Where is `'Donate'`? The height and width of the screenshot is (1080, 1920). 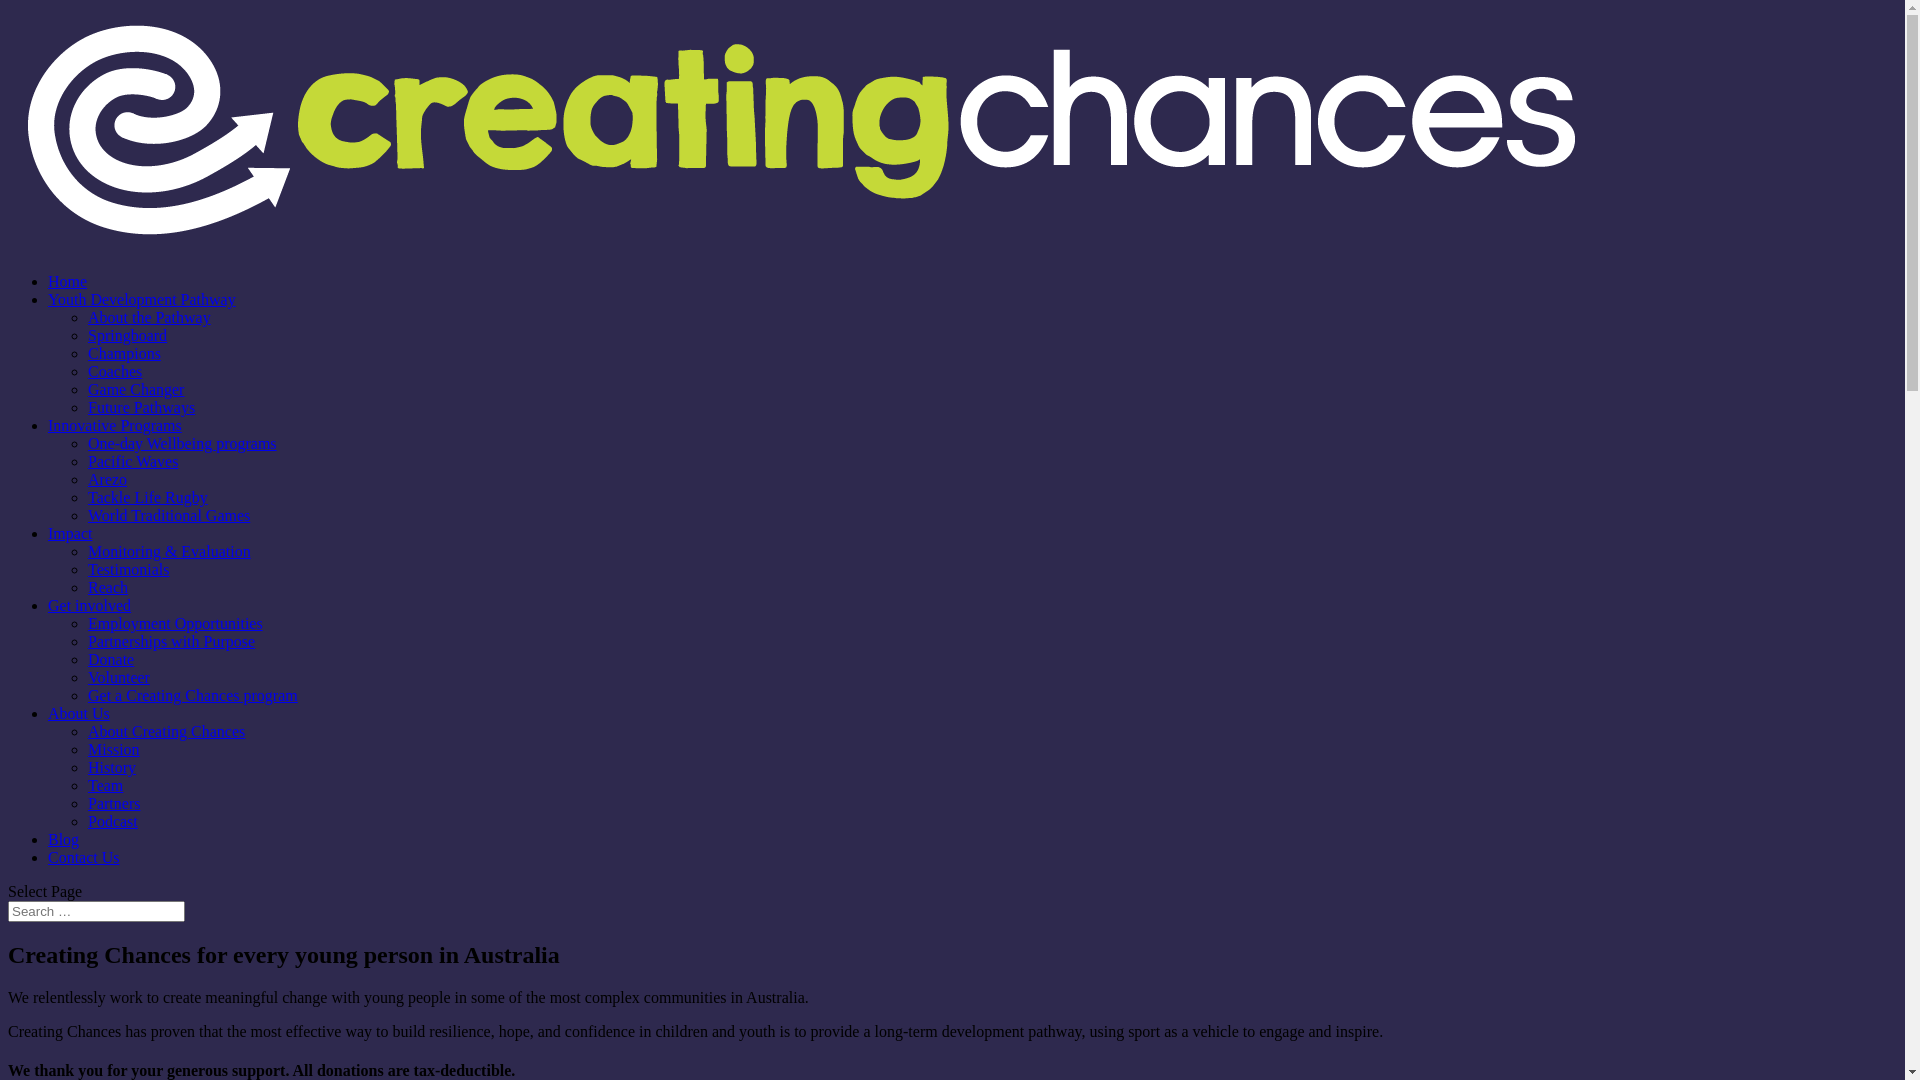 'Donate' is located at coordinates (109, 659).